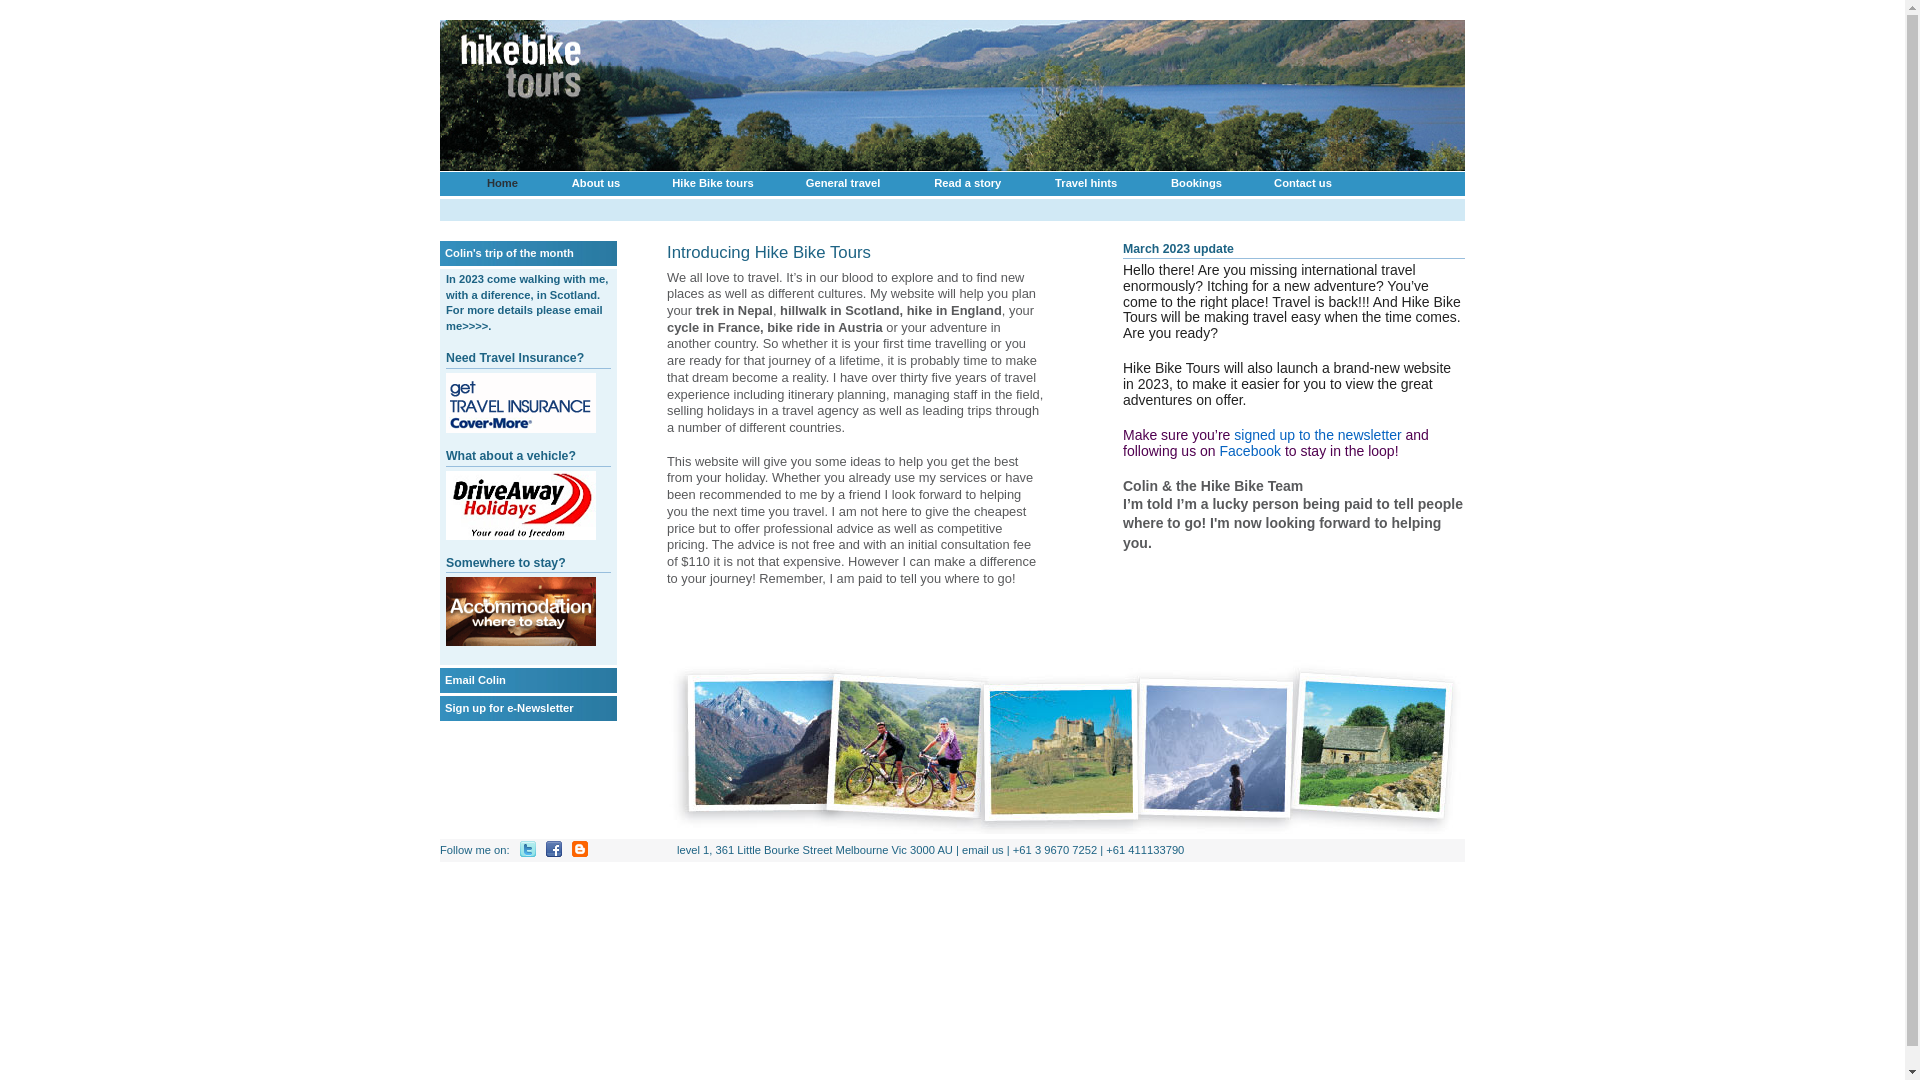  I want to click on 'Sign up for e-Newsletter', so click(509, 707).